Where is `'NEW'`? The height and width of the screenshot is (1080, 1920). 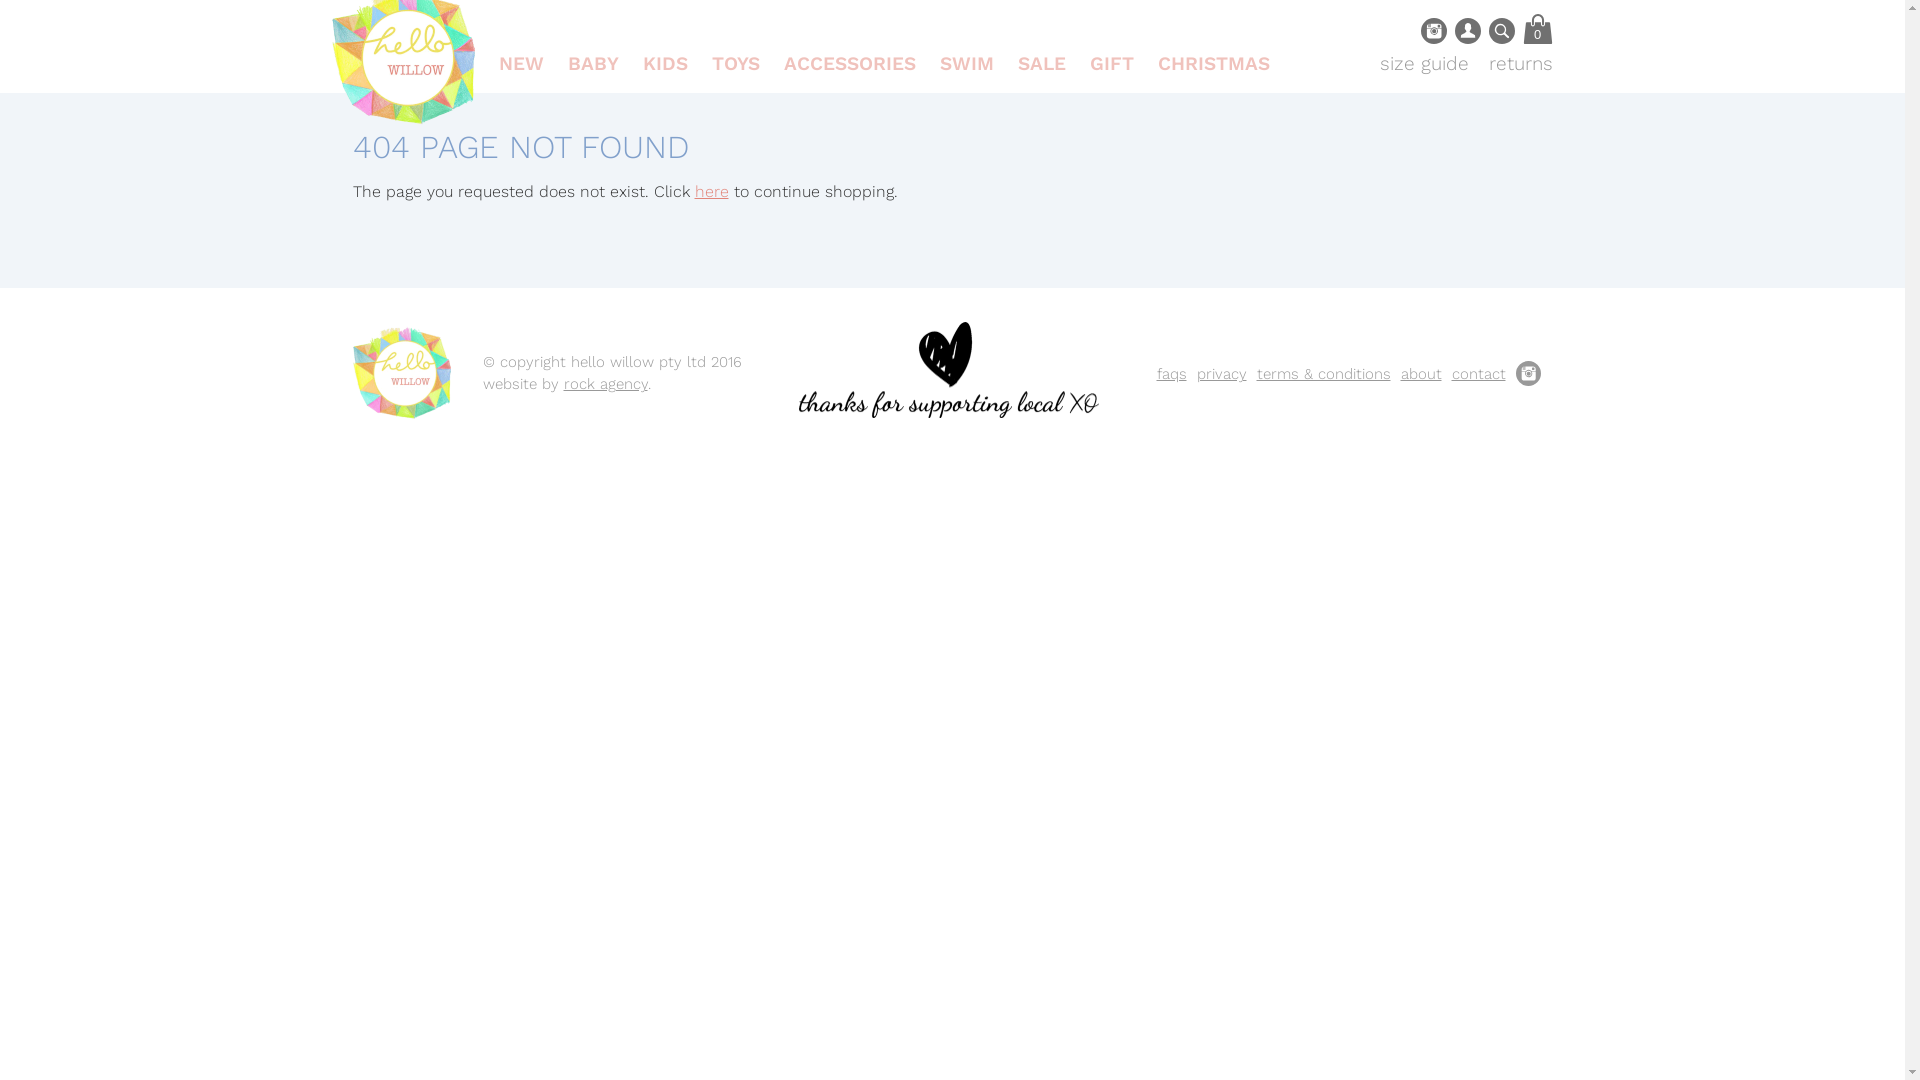
'NEW' is located at coordinates (520, 63).